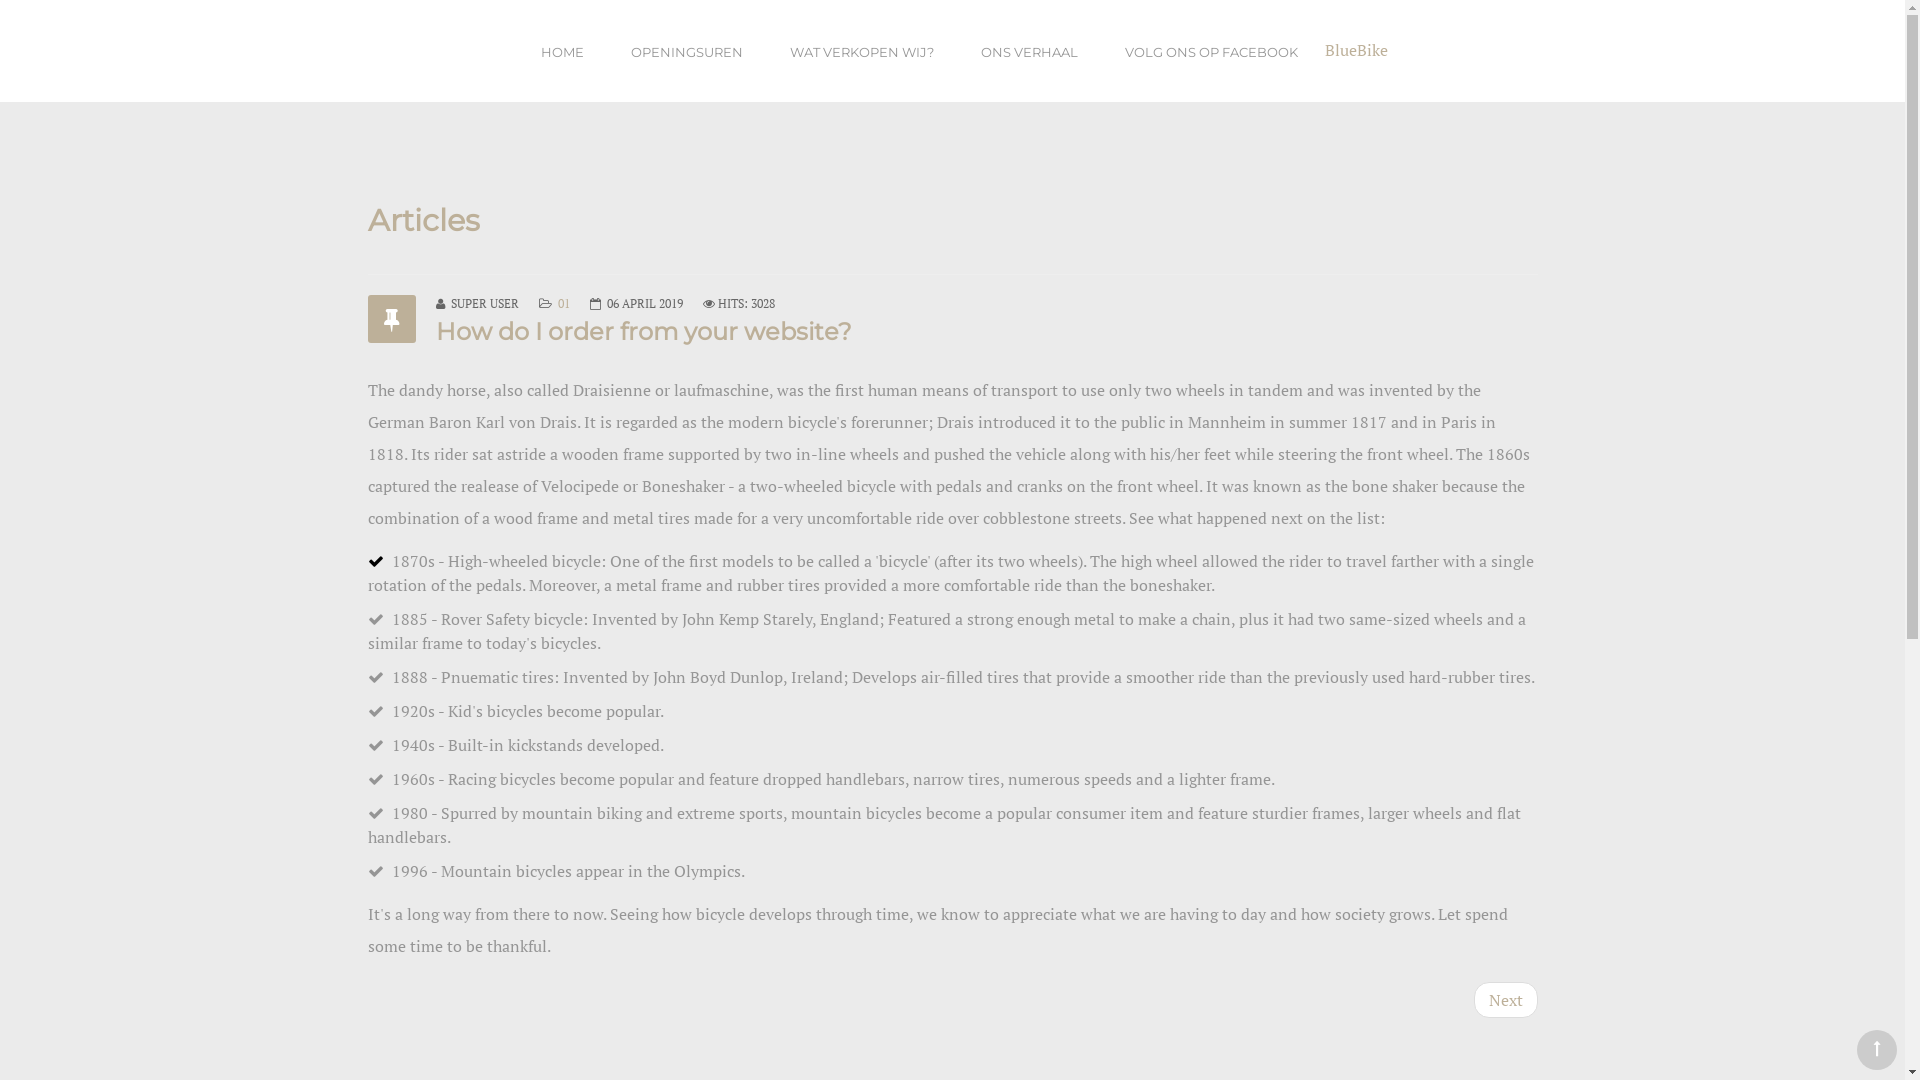 The image size is (1920, 1080). What do you see at coordinates (686, 50) in the screenshot?
I see `'OPENINGSUREN'` at bounding box center [686, 50].